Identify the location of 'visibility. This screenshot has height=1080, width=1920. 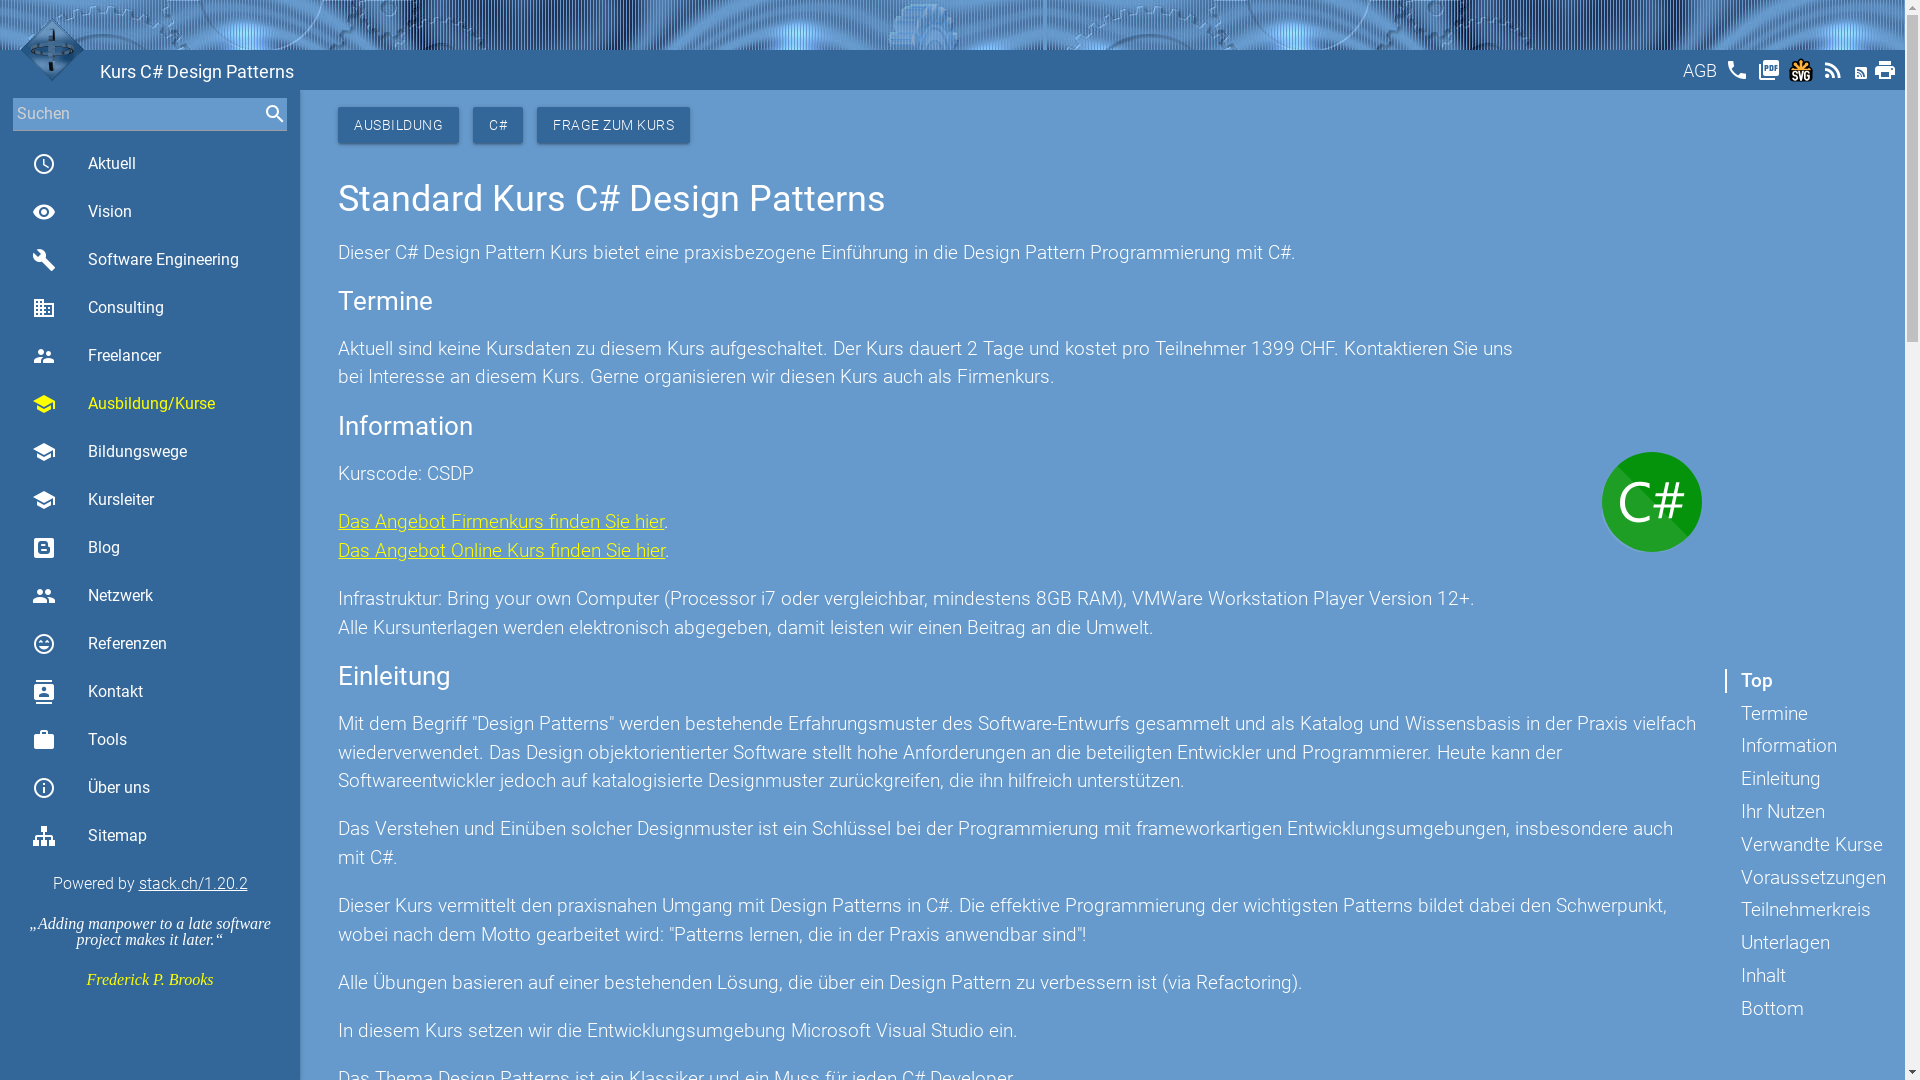
(0, 212).